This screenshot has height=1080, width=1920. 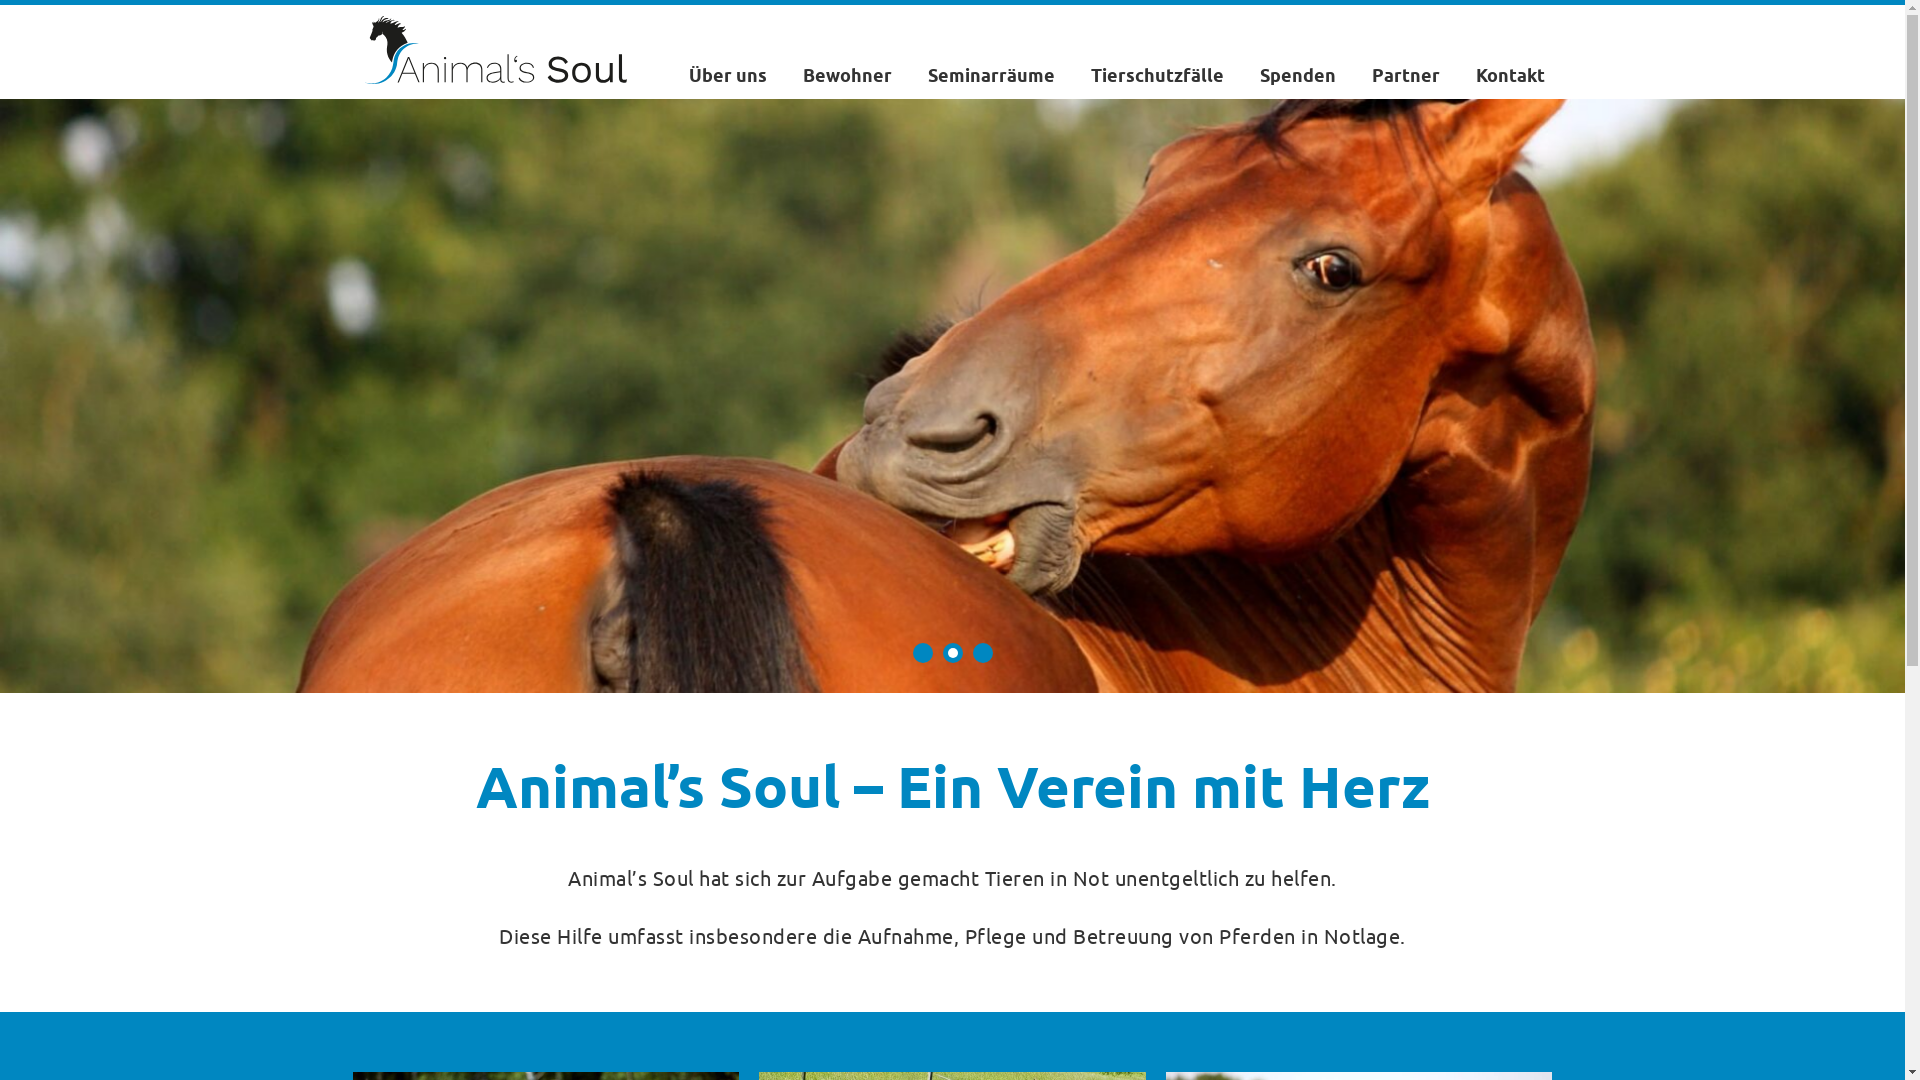 I want to click on 'Kontakt', so click(x=1476, y=74).